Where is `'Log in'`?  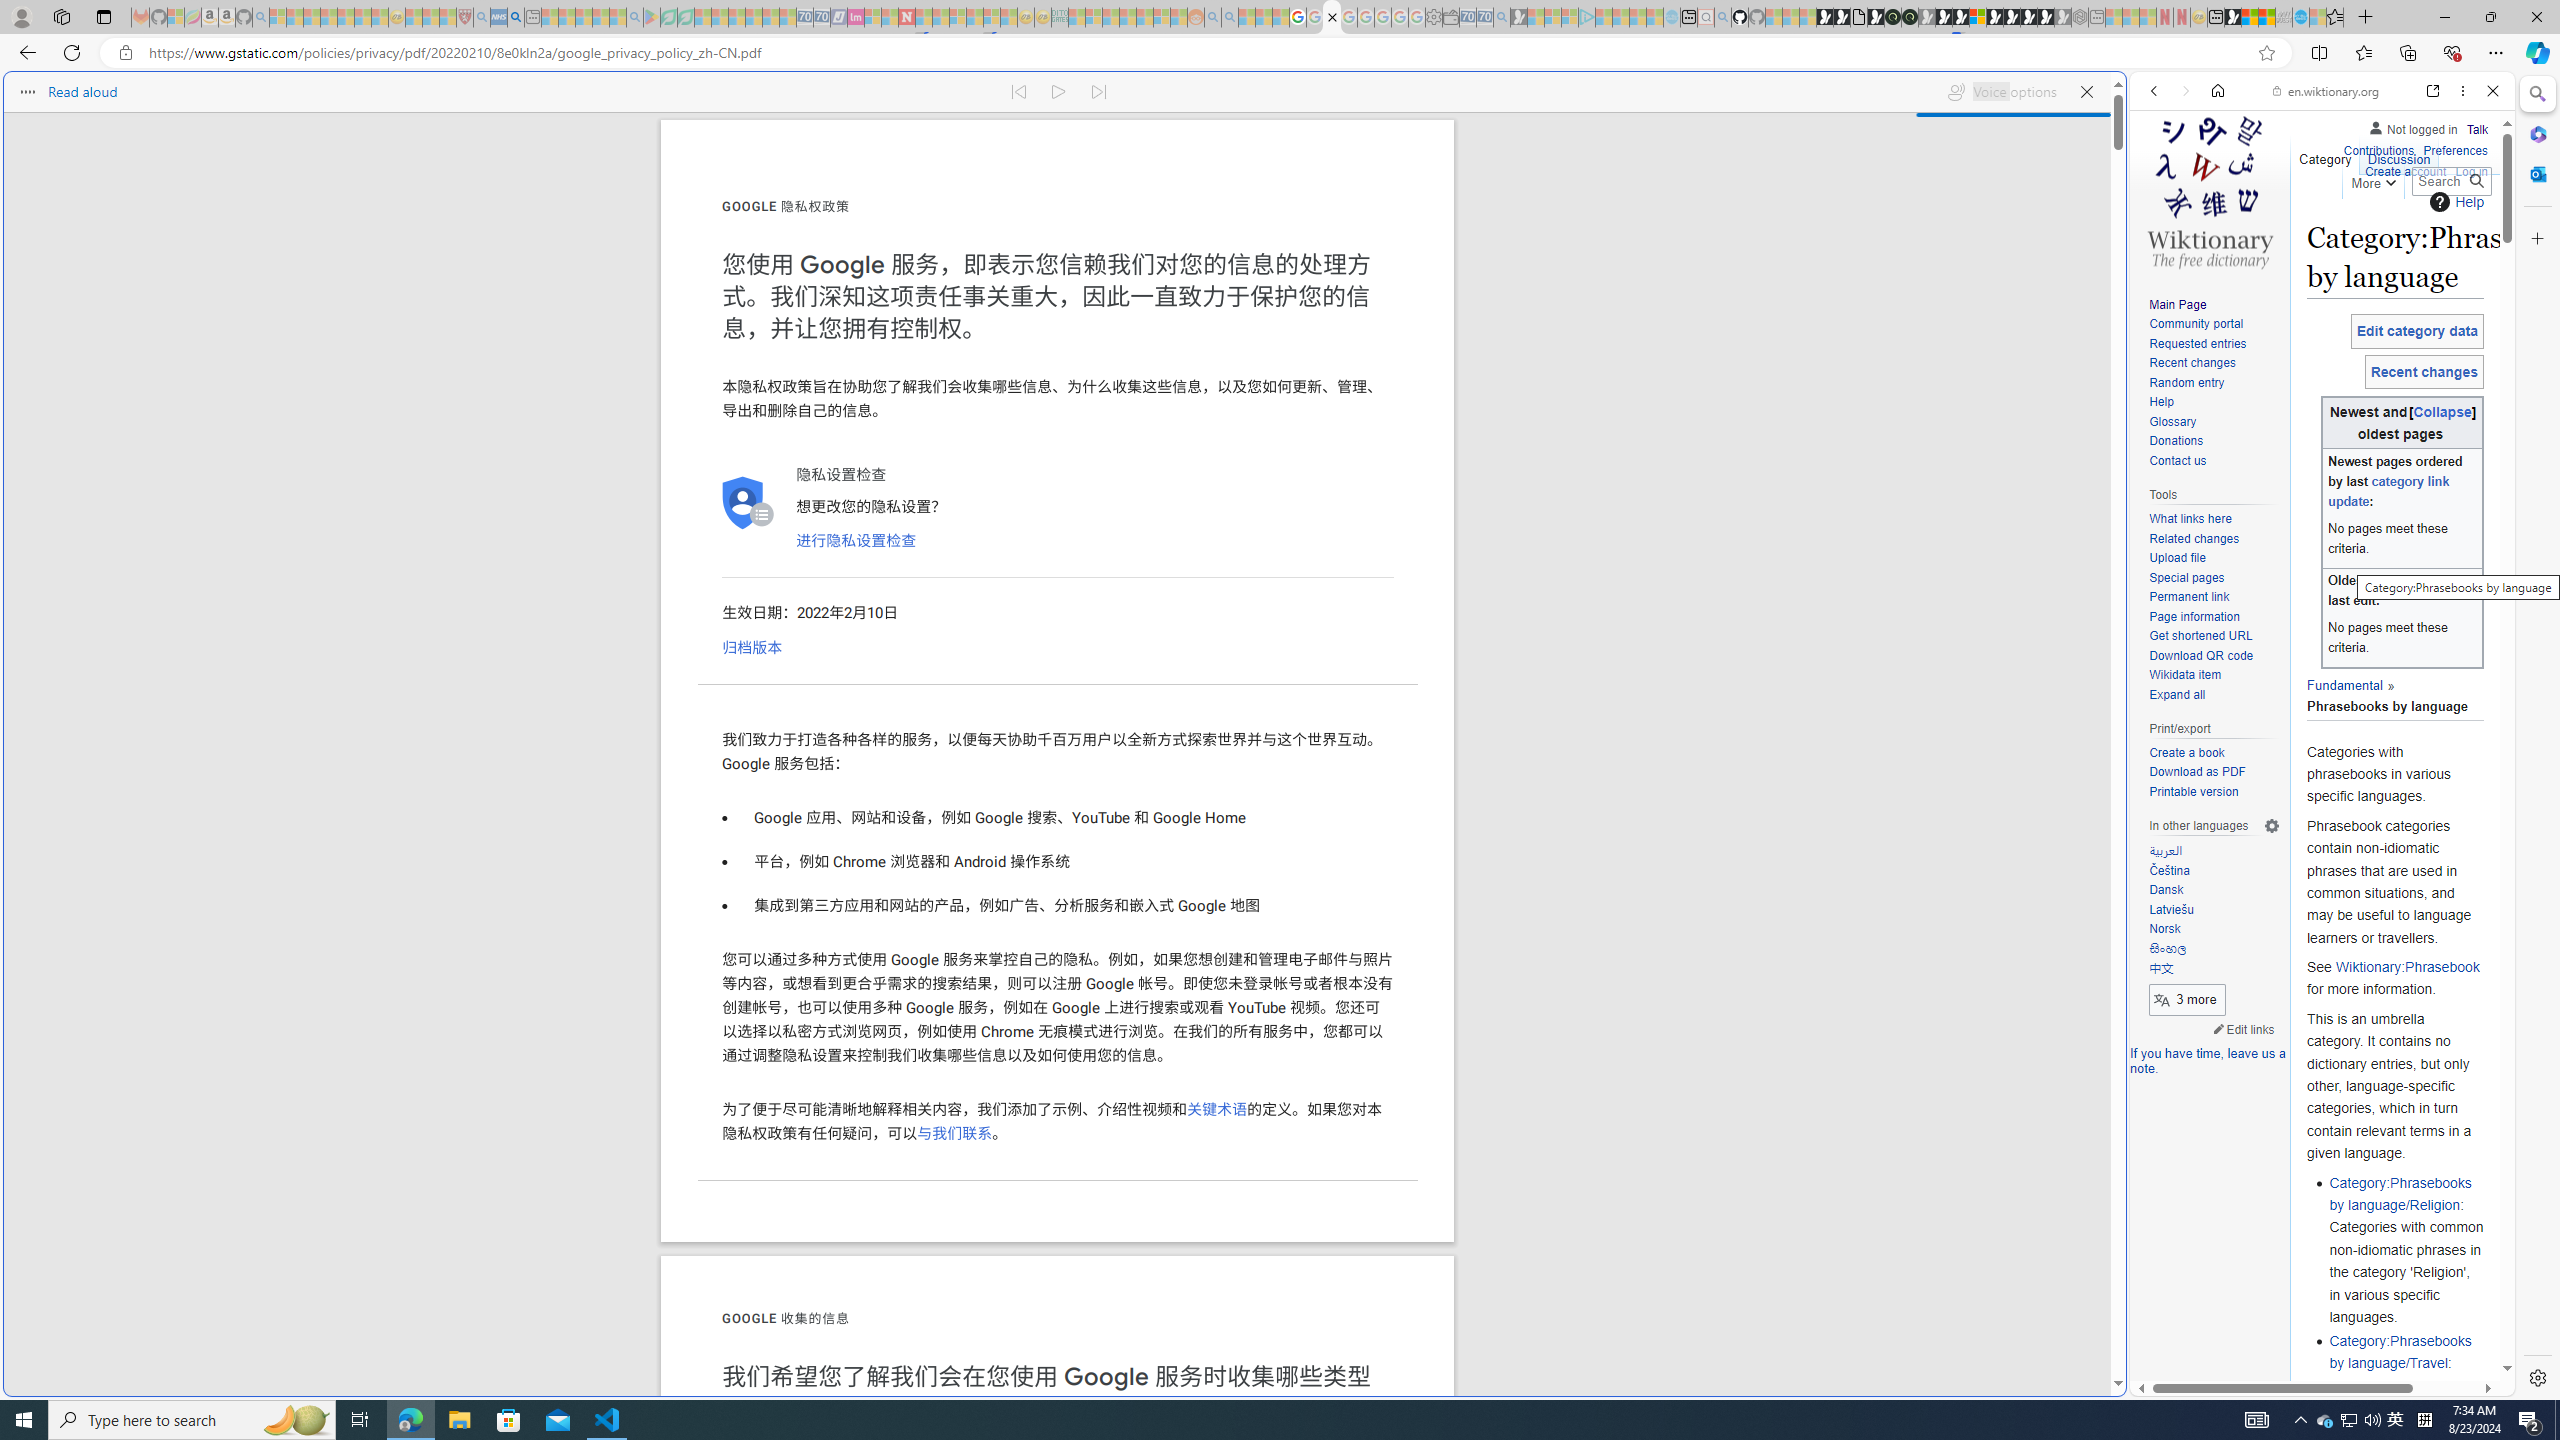 'Log in' is located at coordinates (2470, 168).